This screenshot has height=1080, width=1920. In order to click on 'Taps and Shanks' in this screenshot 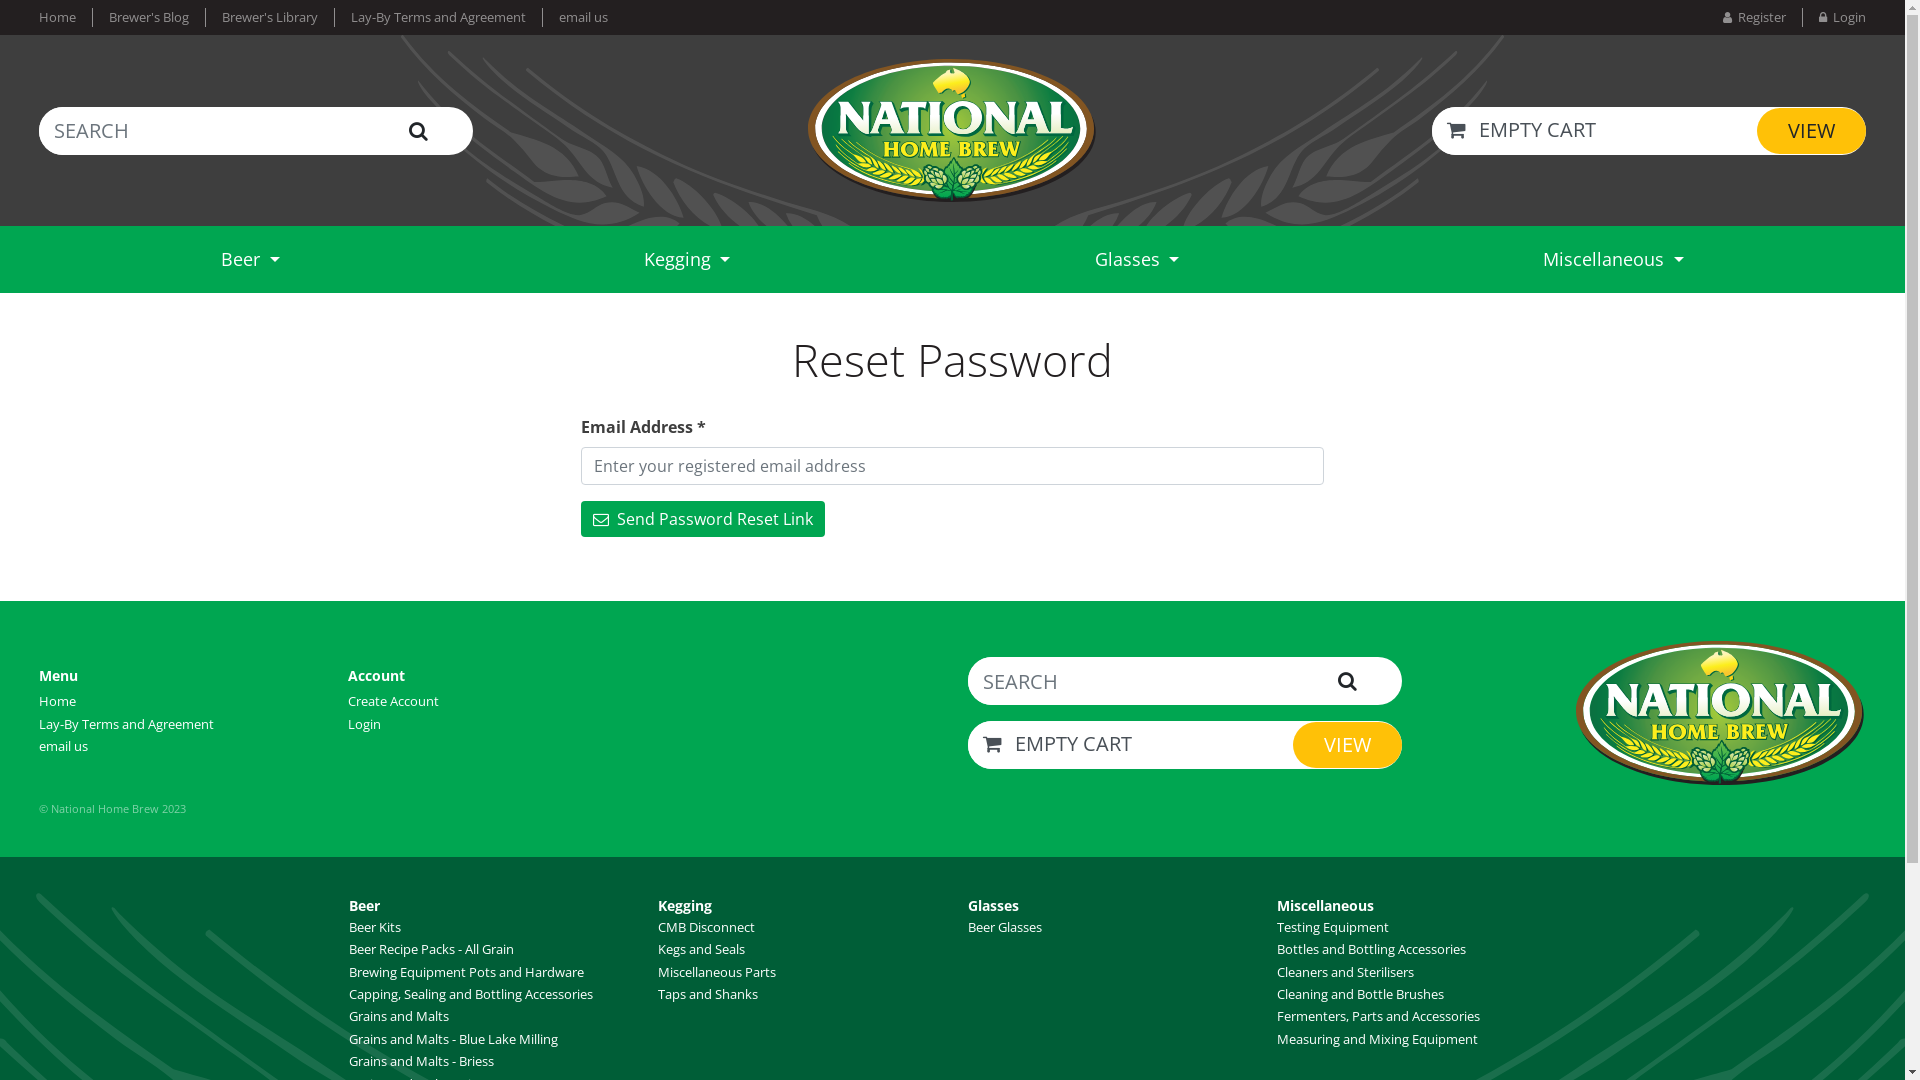, I will do `click(708, 994)`.